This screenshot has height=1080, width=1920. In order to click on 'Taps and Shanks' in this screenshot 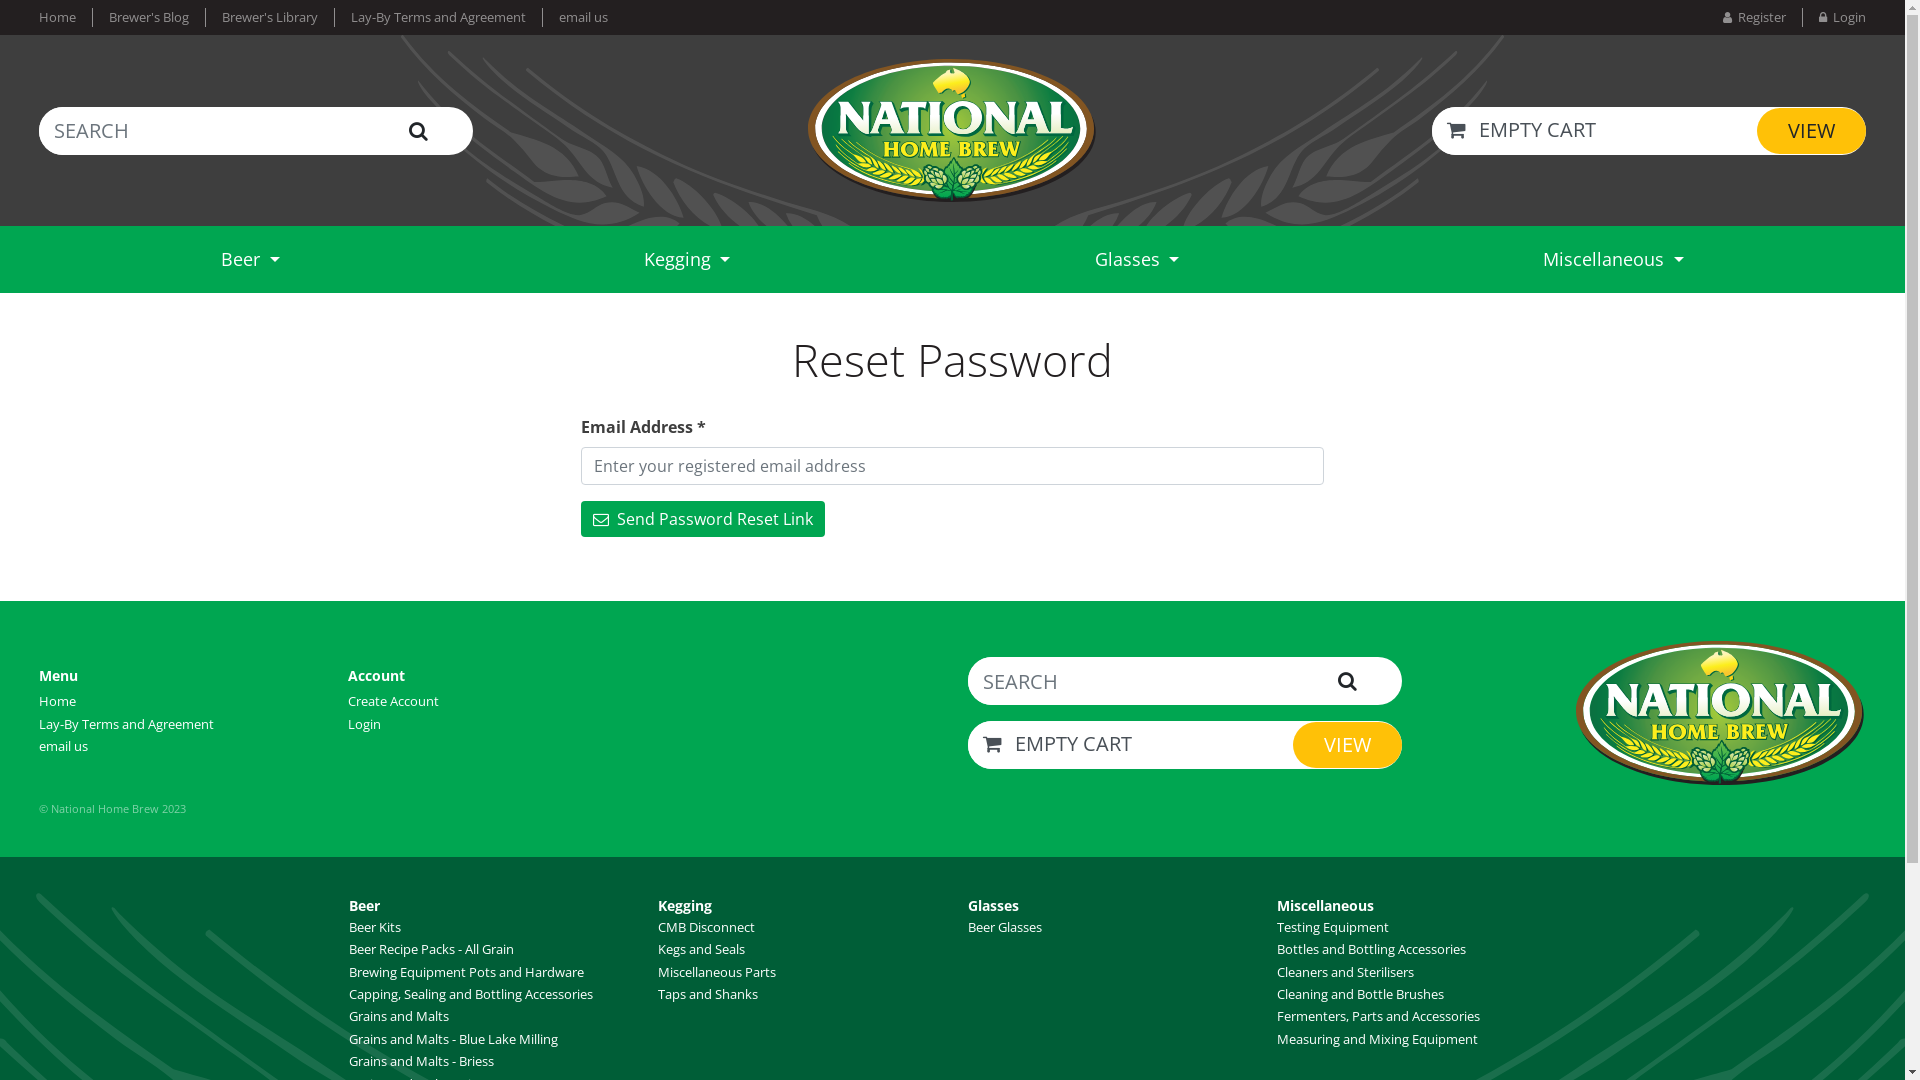, I will do `click(708, 994)`.